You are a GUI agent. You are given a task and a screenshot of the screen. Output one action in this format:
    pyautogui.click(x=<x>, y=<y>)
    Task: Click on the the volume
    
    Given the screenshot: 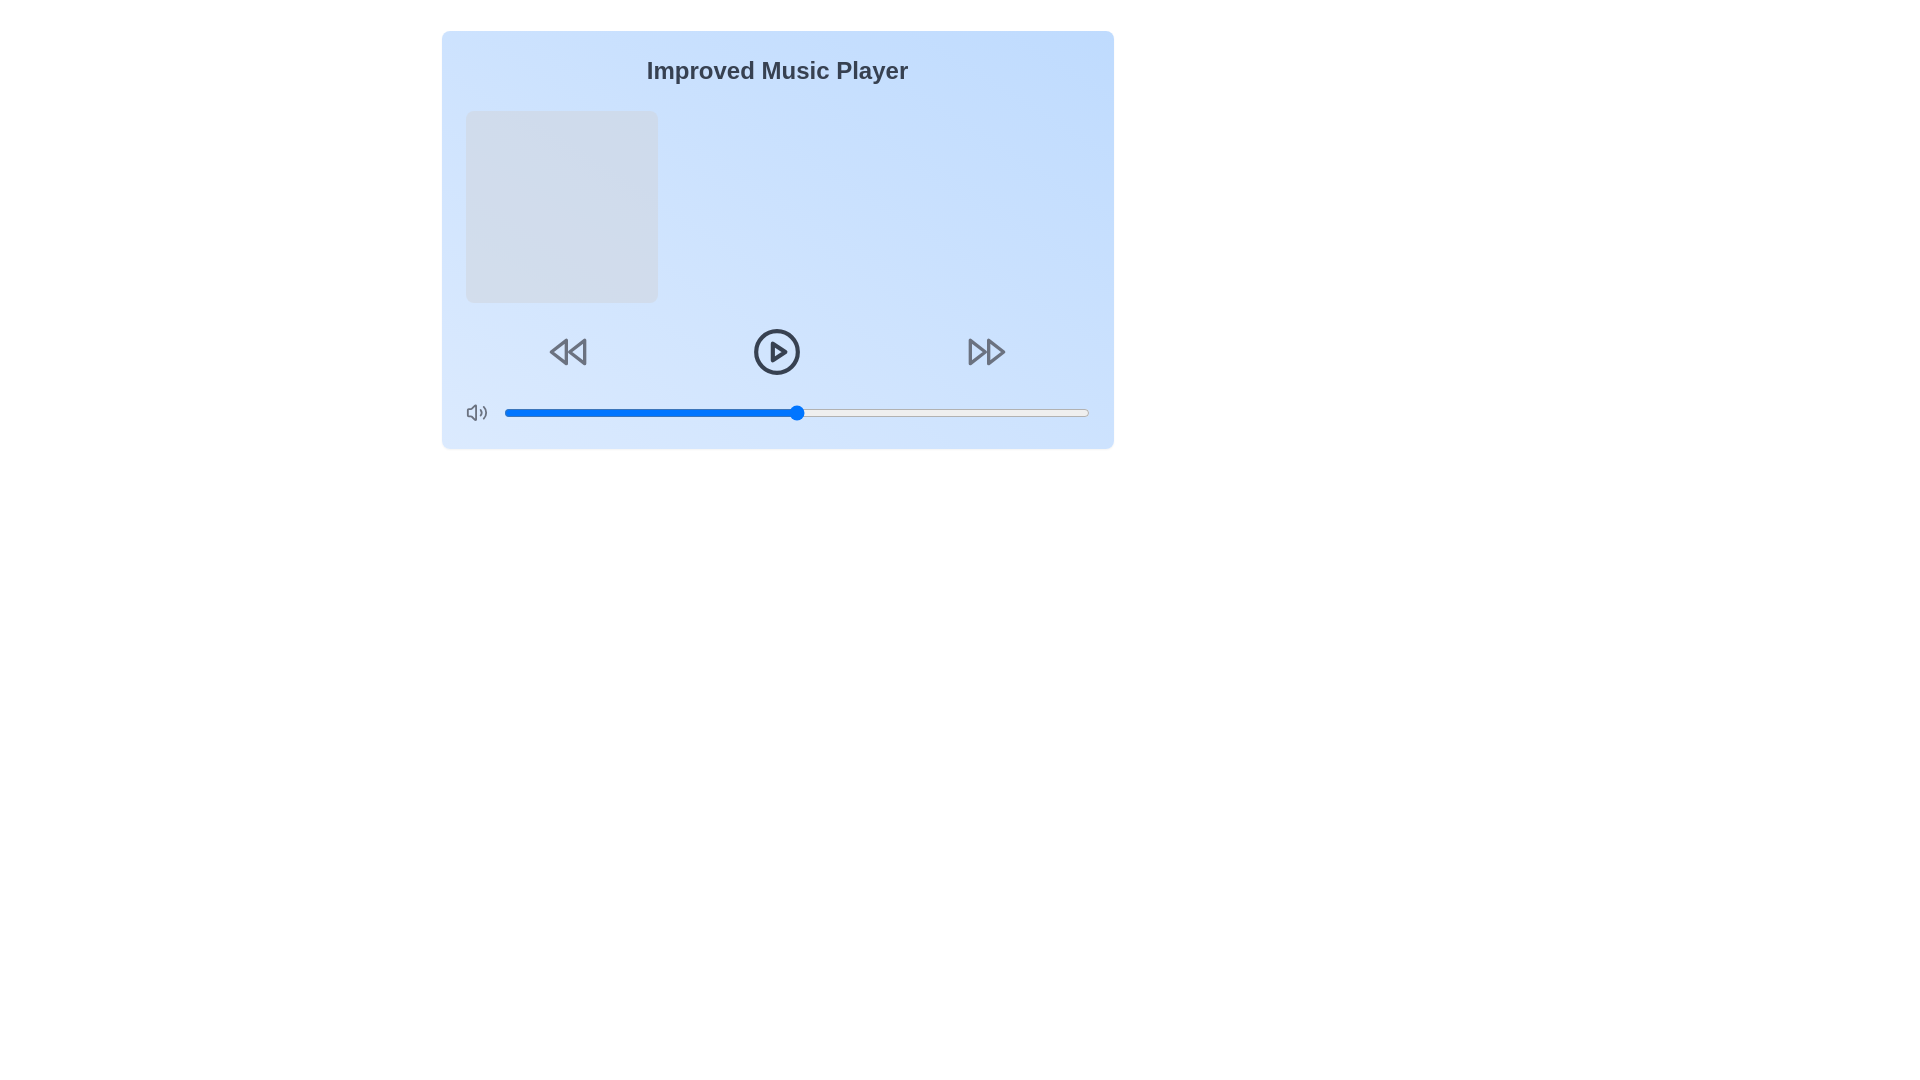 What is the action you would take?
    pyautogui.click(x=760, y=411)
    